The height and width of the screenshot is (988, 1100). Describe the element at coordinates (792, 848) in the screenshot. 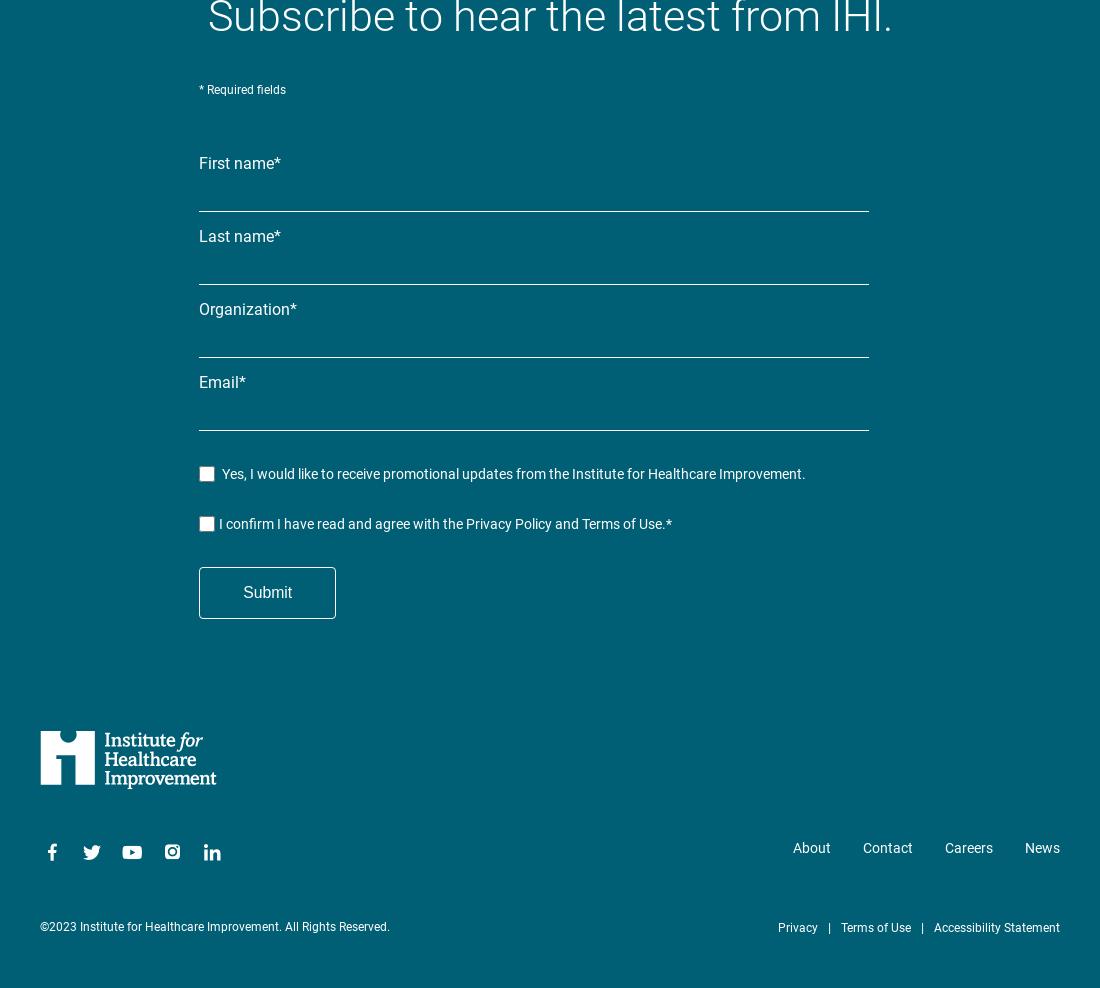

I see `'About'` at that location.